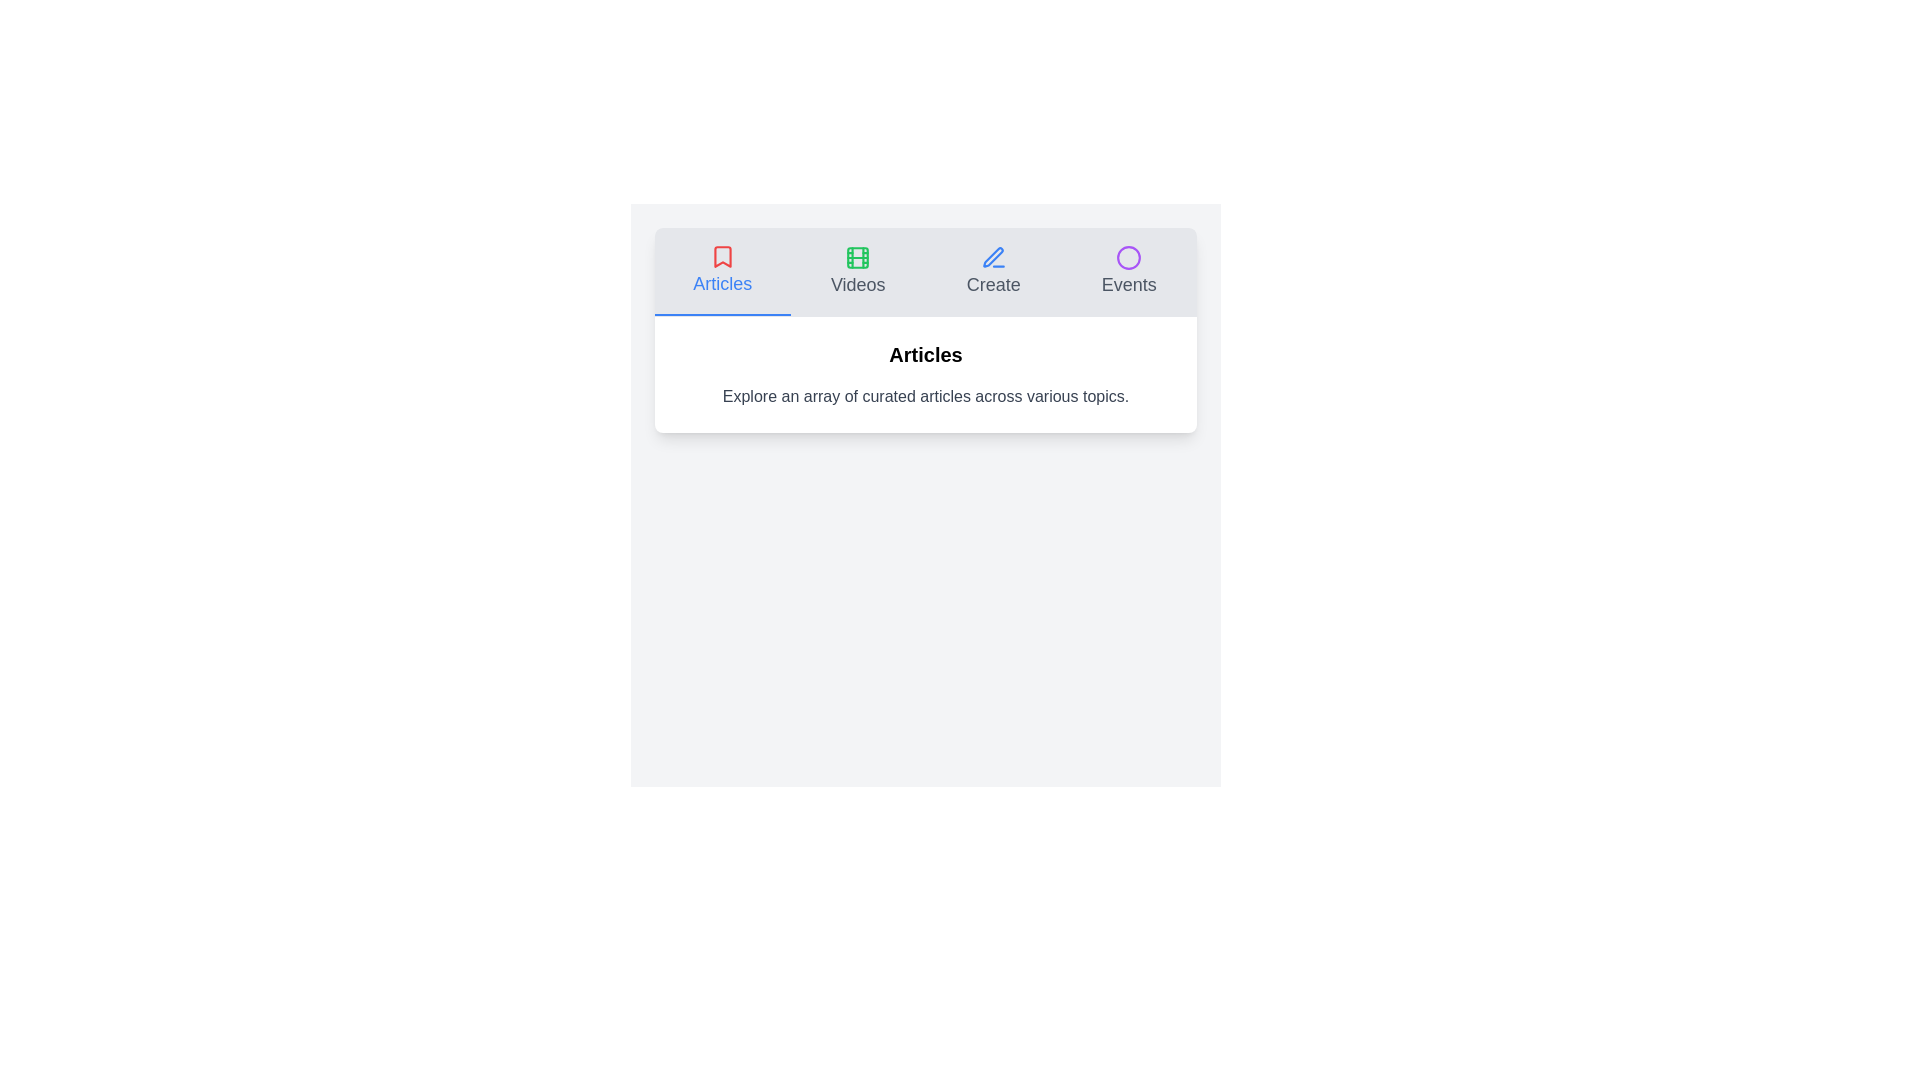 The height and width of the screenshot is (1080, 1920). I want to click on the tab labeled Create to observe the hover effect, so click(993, 272).